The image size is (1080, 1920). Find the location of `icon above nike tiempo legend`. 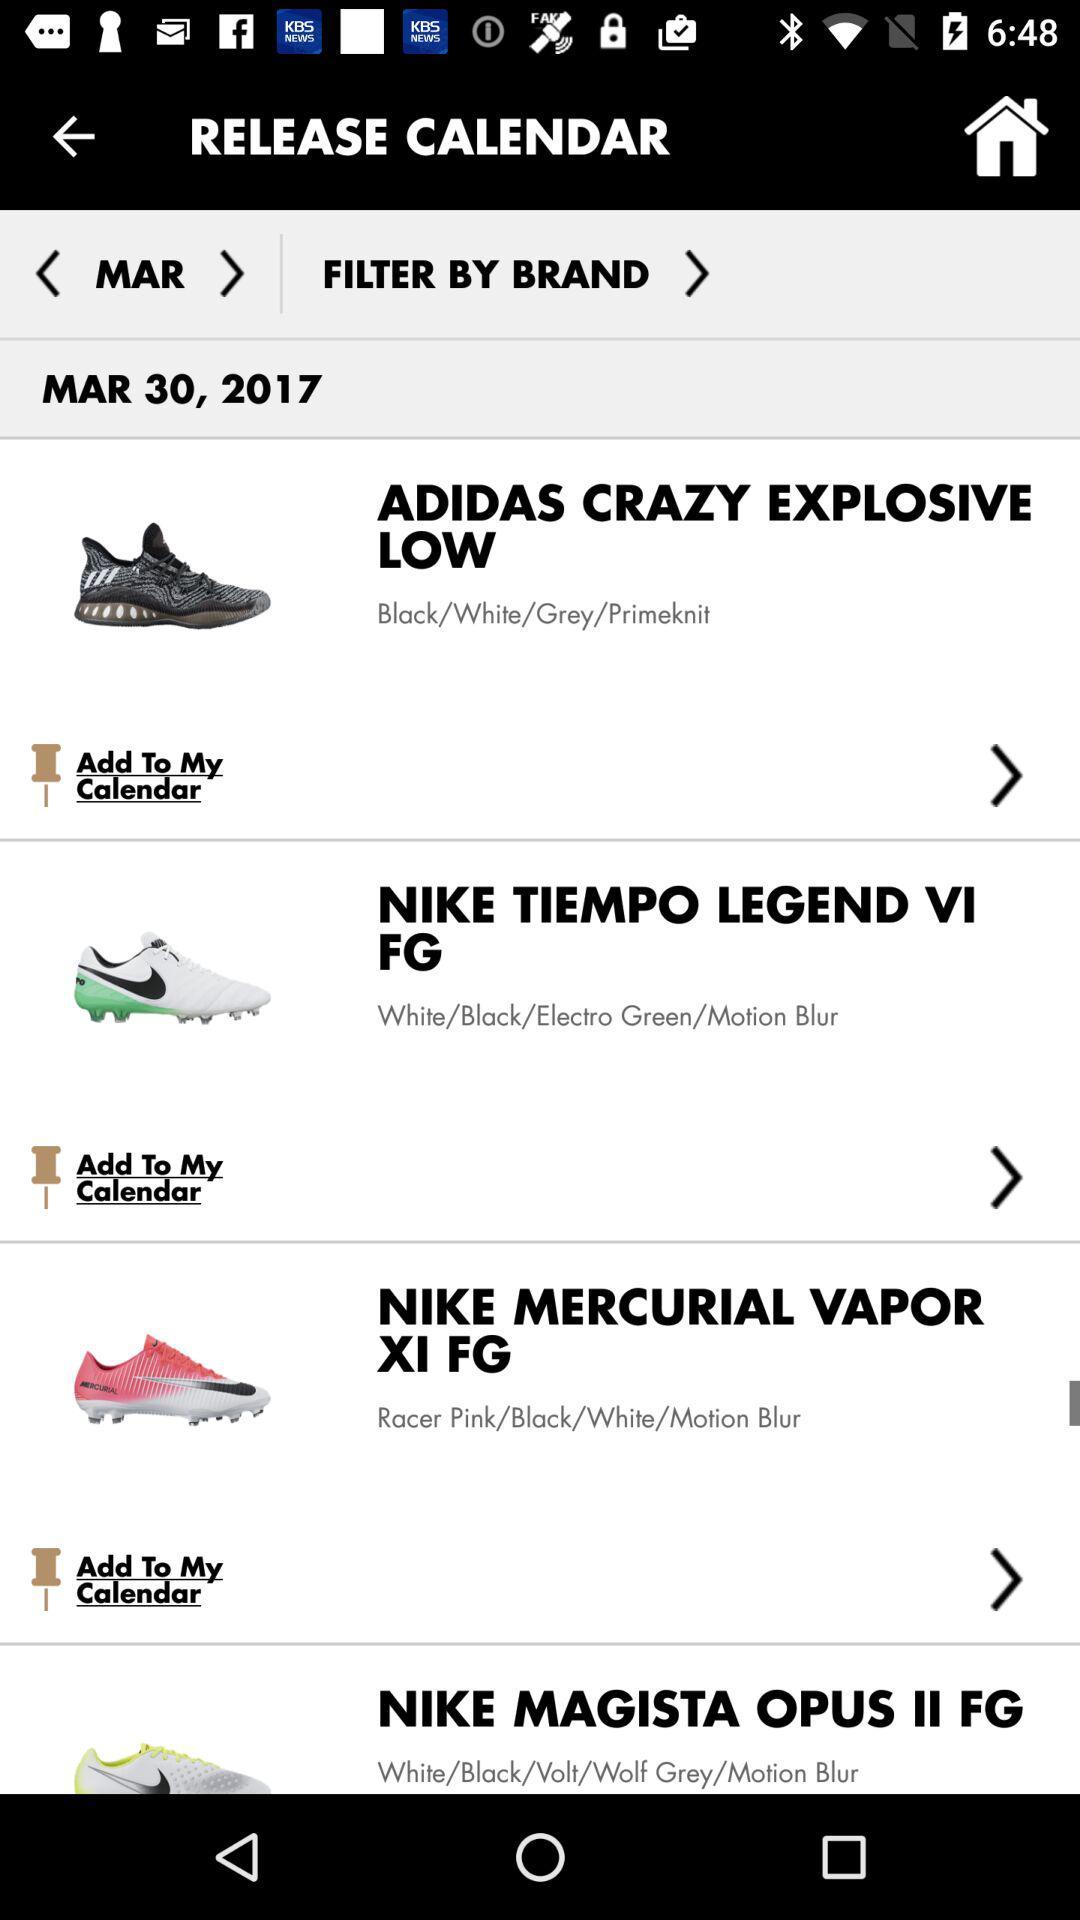

icon above nike tiempo legend is located at coordinates (1006, 774).